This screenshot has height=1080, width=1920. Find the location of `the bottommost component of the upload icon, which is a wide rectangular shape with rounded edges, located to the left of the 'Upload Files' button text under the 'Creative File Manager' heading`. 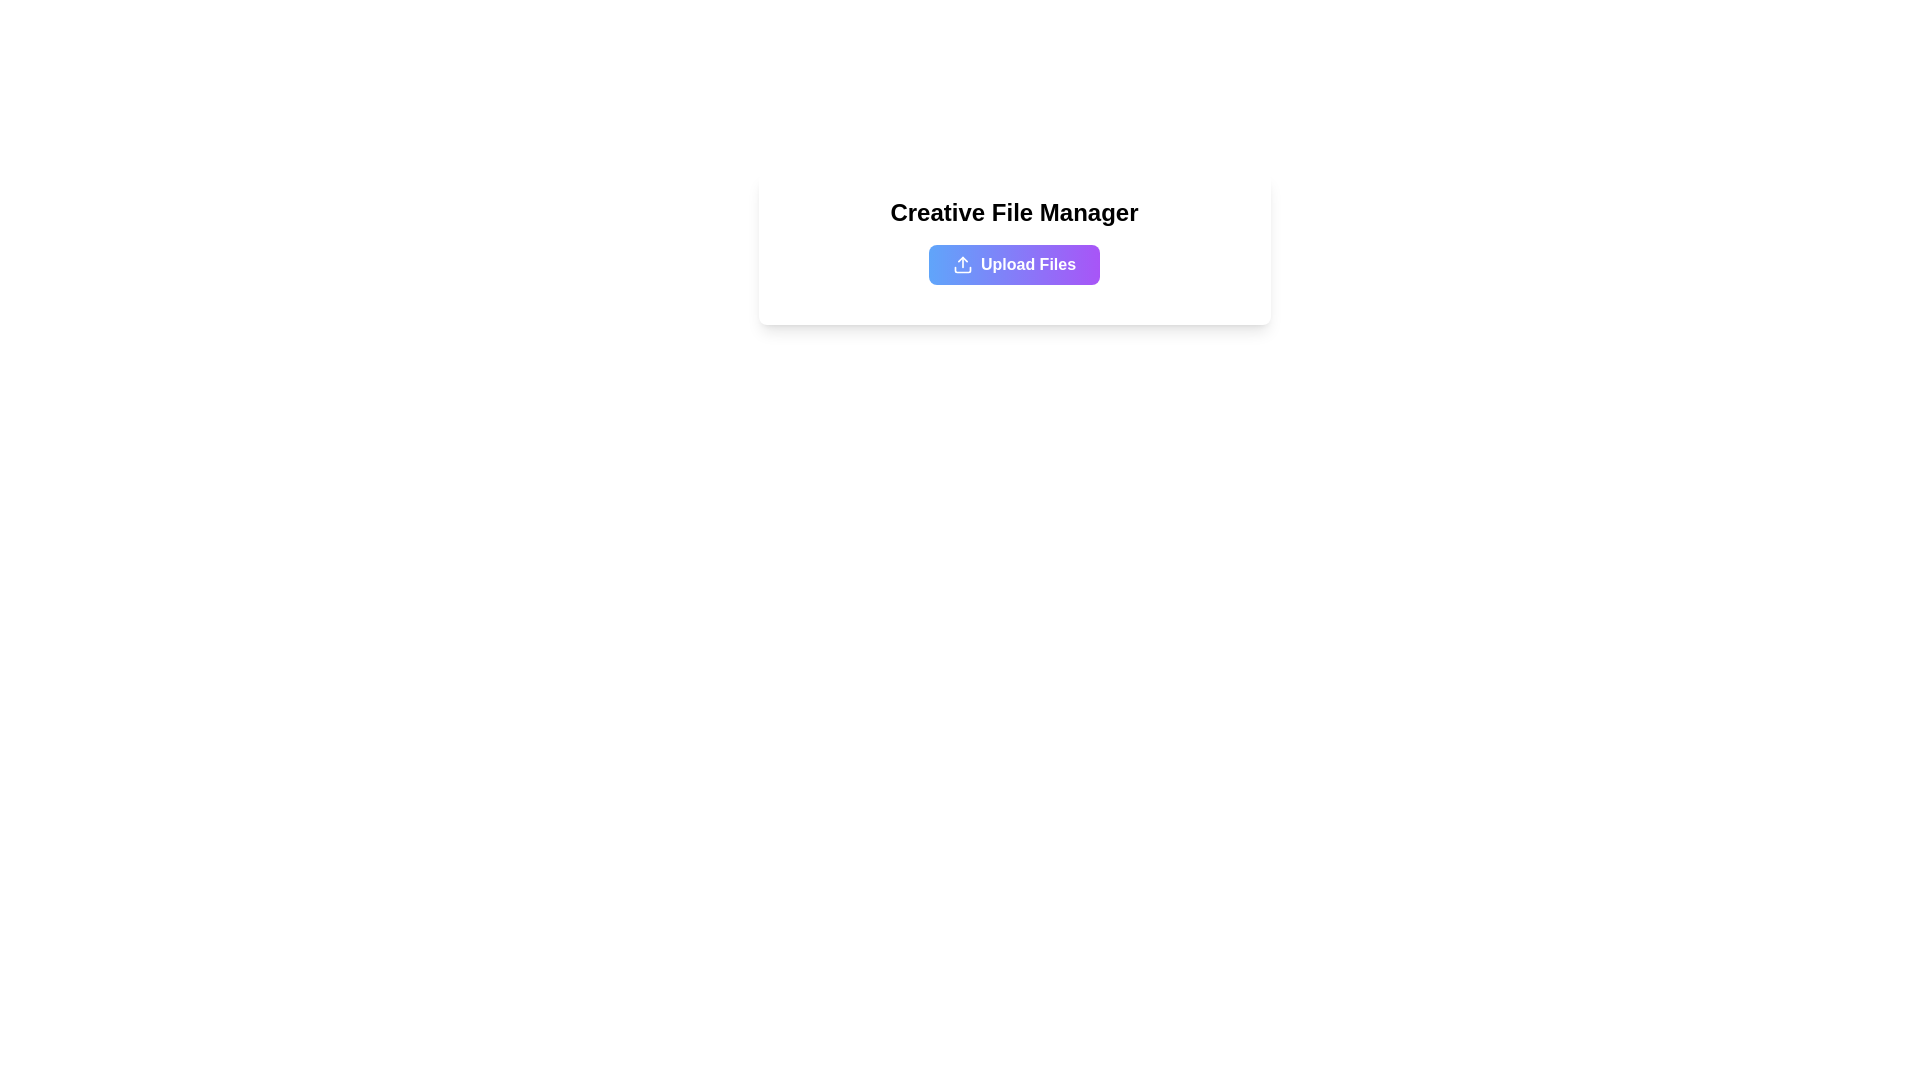

the bottommost component of the upload icon, which is a wide rectangular shape with rounded edges, located to the left of the 'Upload Files' button text under the 'Creative File Manager' heading is located at coordinates (962, 270).